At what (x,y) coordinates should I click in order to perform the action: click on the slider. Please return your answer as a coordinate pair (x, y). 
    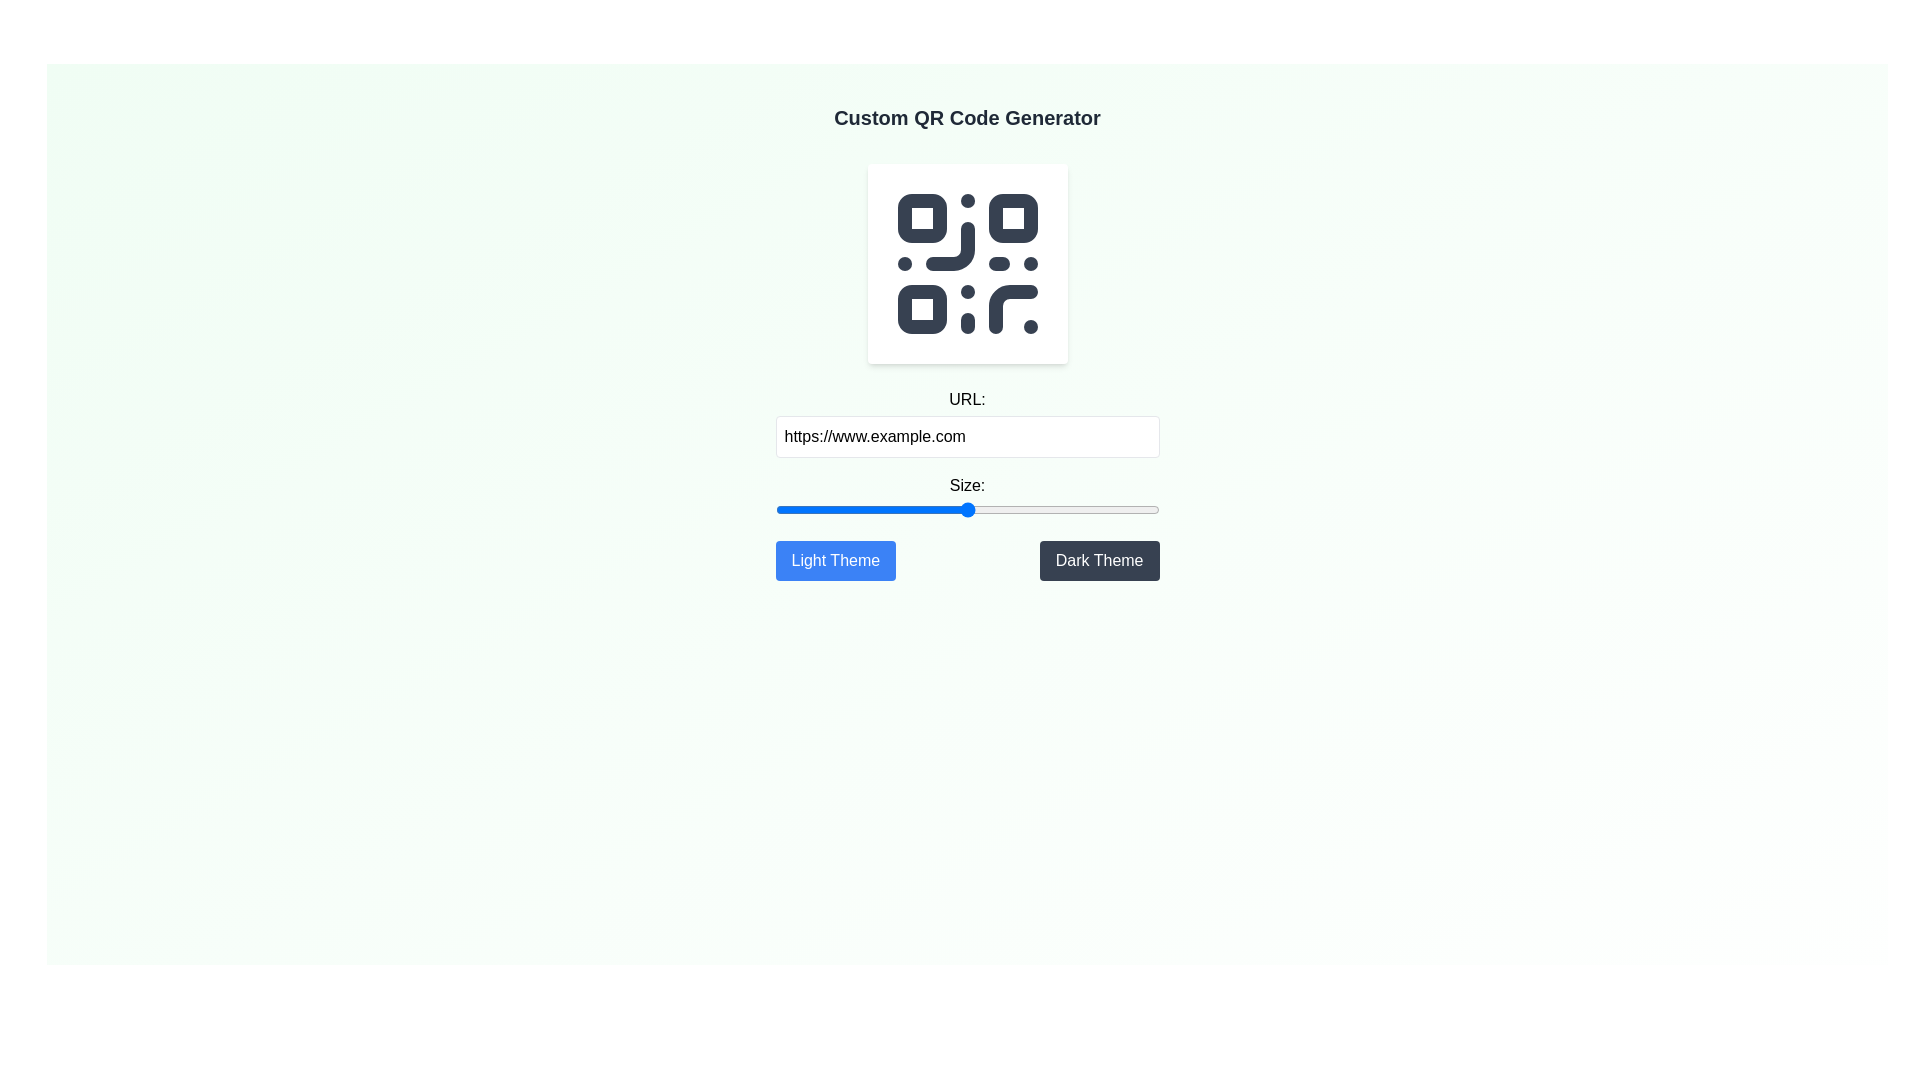
    Looking at the image, I should click on (821, 508).